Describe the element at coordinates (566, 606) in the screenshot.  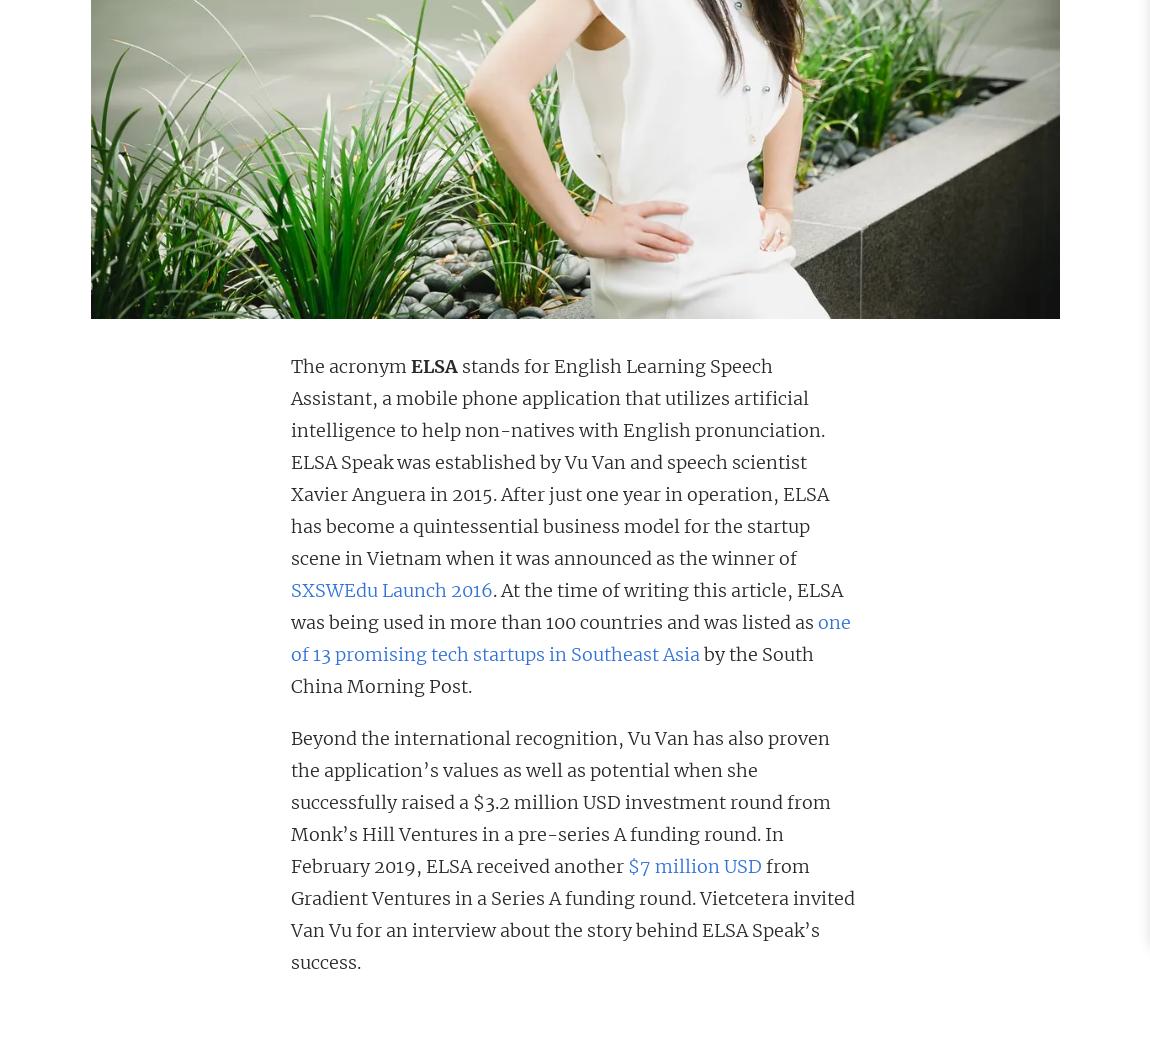
I see `'. At the time of writing this article, ELSA was being used in more than 100 countries and was listed as'` at that location.